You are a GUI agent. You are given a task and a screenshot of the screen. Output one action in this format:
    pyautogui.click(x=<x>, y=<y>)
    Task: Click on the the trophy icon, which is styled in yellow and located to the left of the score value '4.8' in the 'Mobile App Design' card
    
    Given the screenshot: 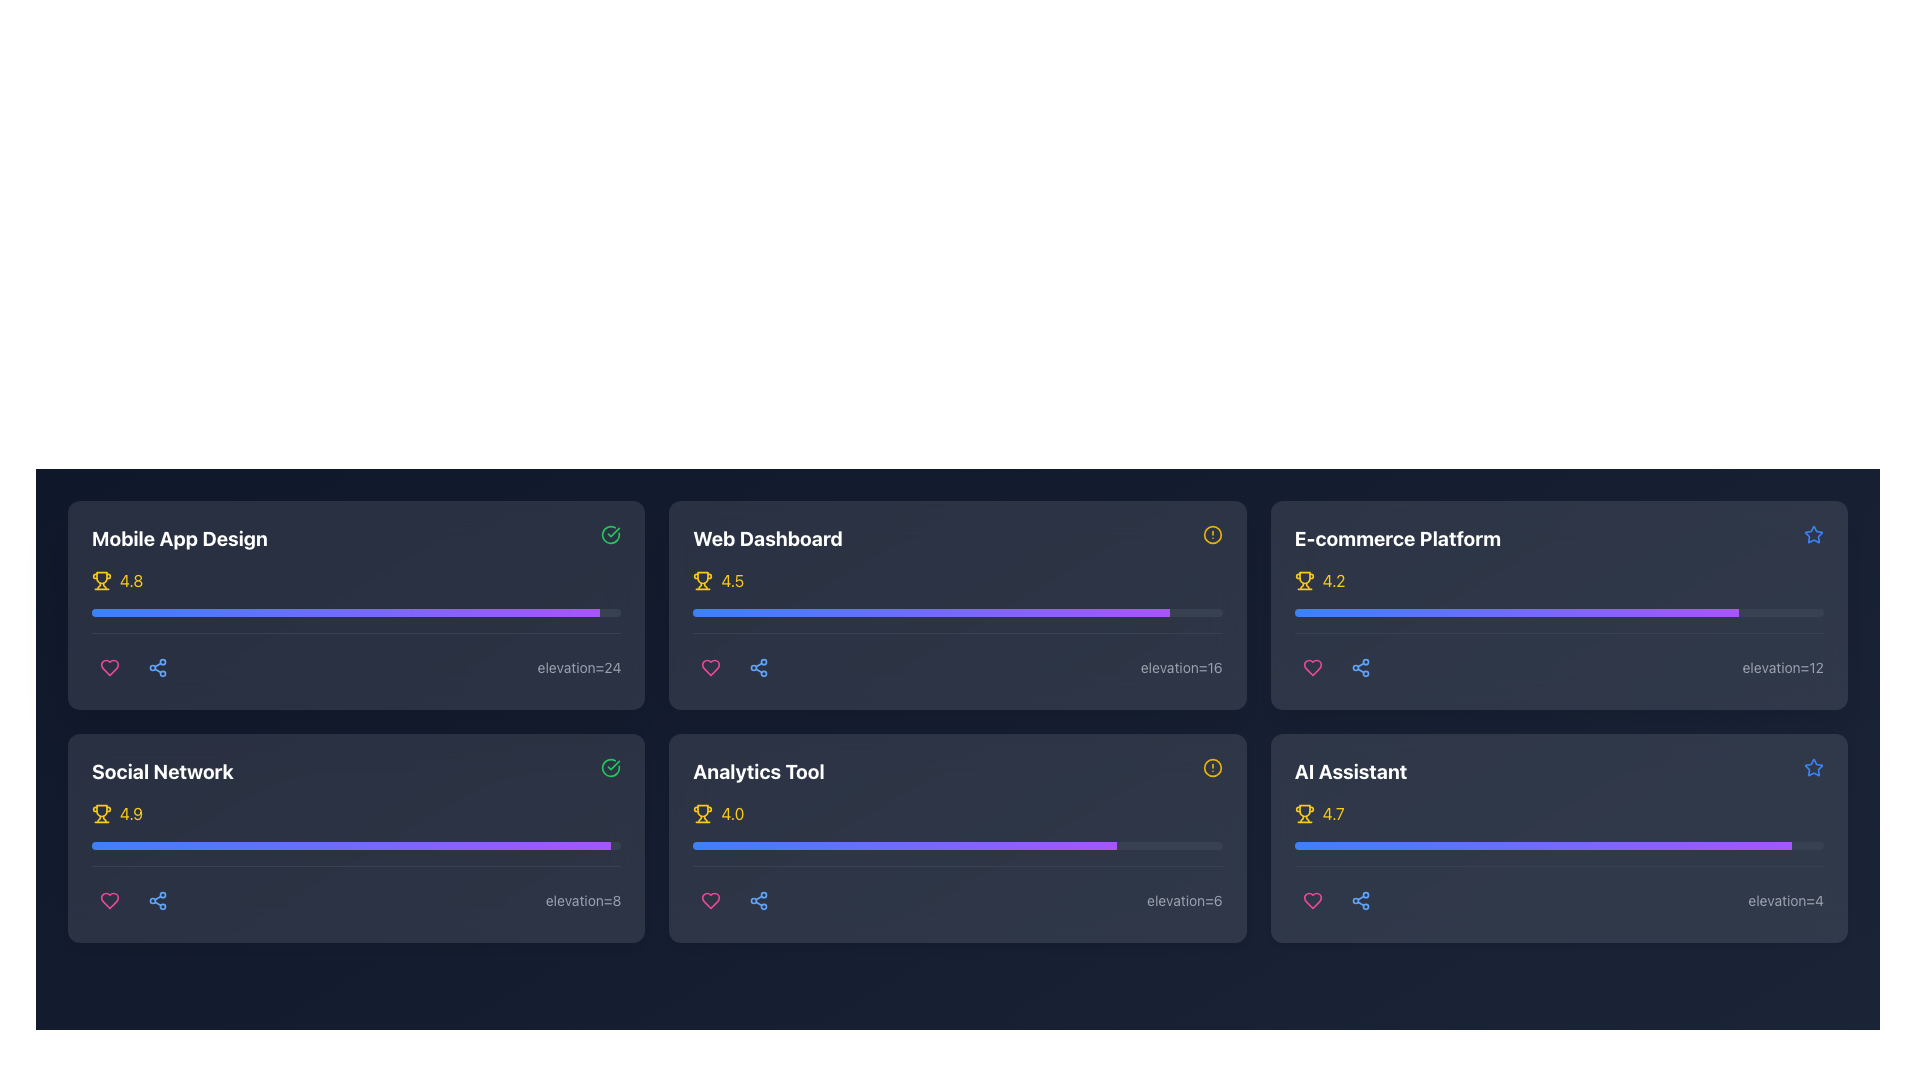 What is the action you would take?
    pyautogui.click(x=100, y=581)
    